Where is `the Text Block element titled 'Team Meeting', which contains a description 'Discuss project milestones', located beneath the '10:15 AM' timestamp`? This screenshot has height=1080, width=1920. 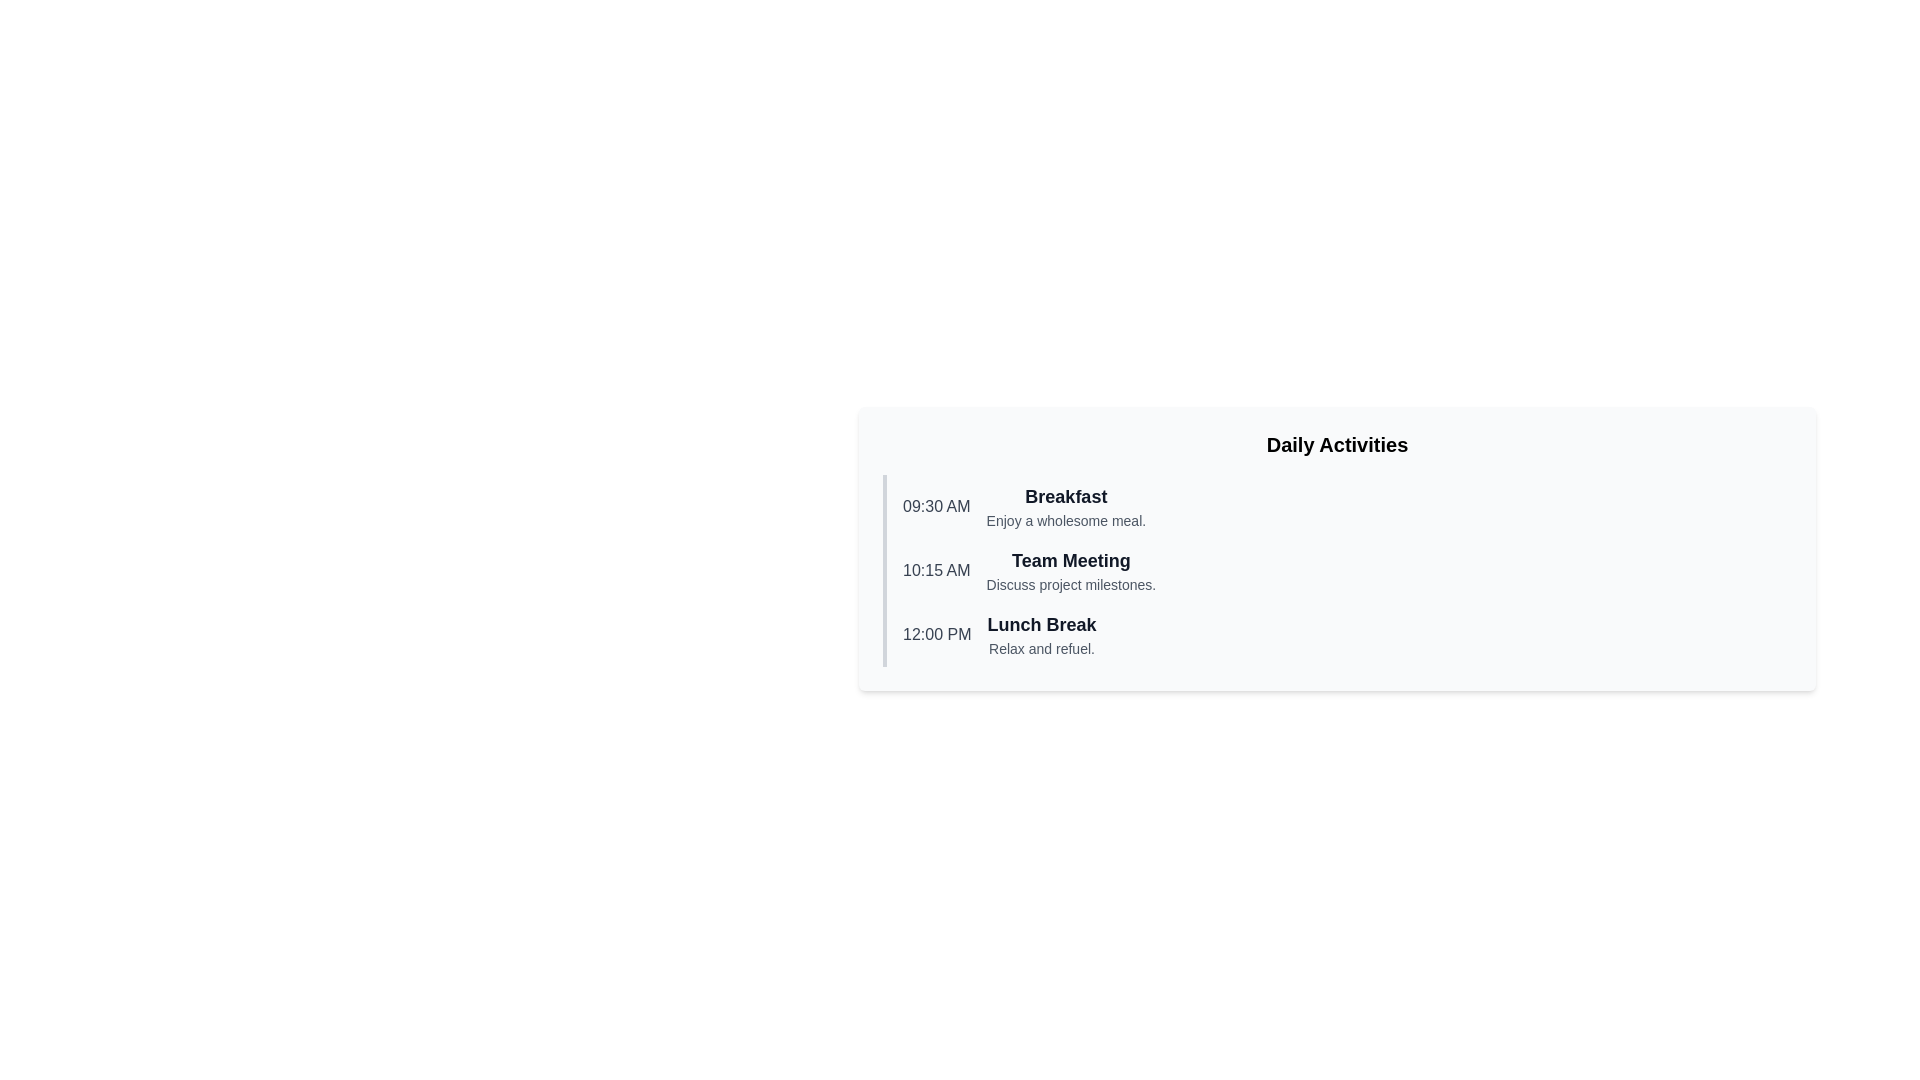 the Text Block element titled 'Team Meeting', which contains a description 'Discuss project milestones', located beneath the '10:15 AM' timestamp is located at coordinates (1070, 570).